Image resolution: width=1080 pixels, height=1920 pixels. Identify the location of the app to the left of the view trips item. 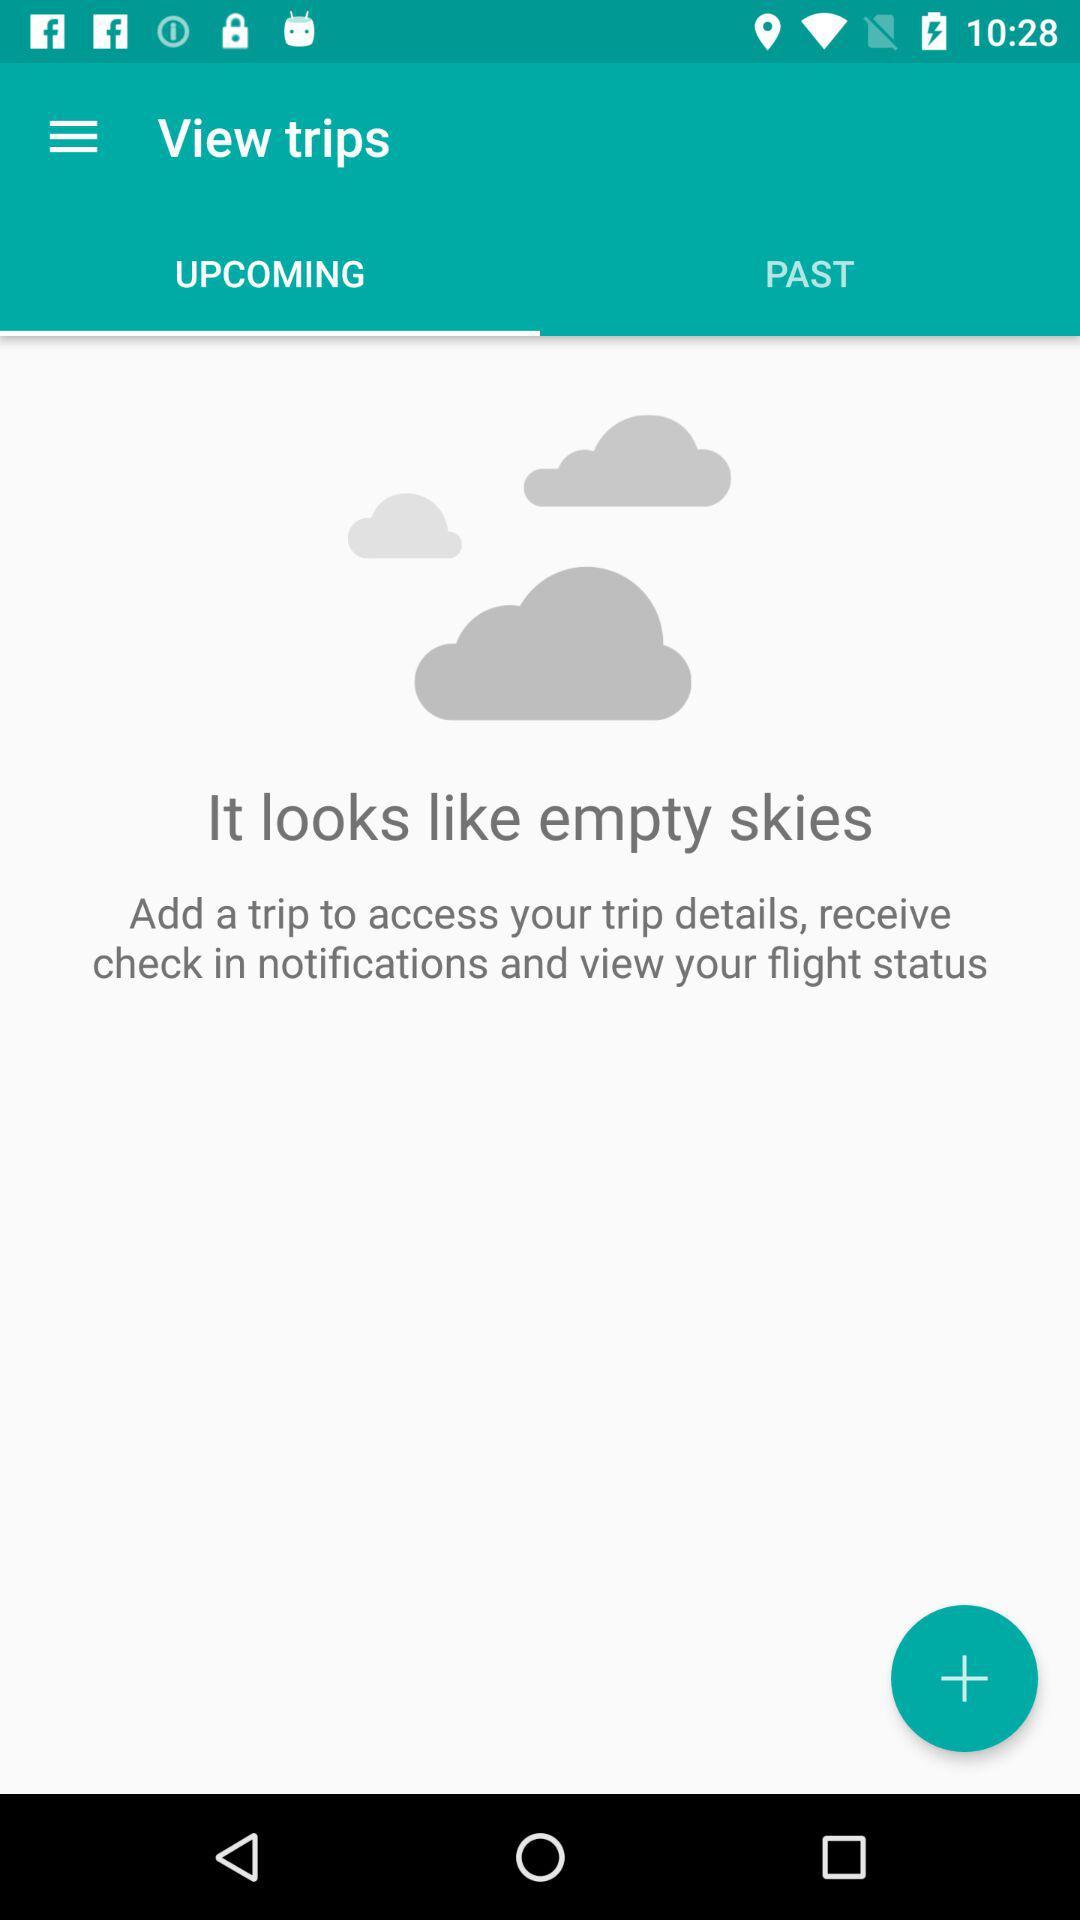
(72, 135).